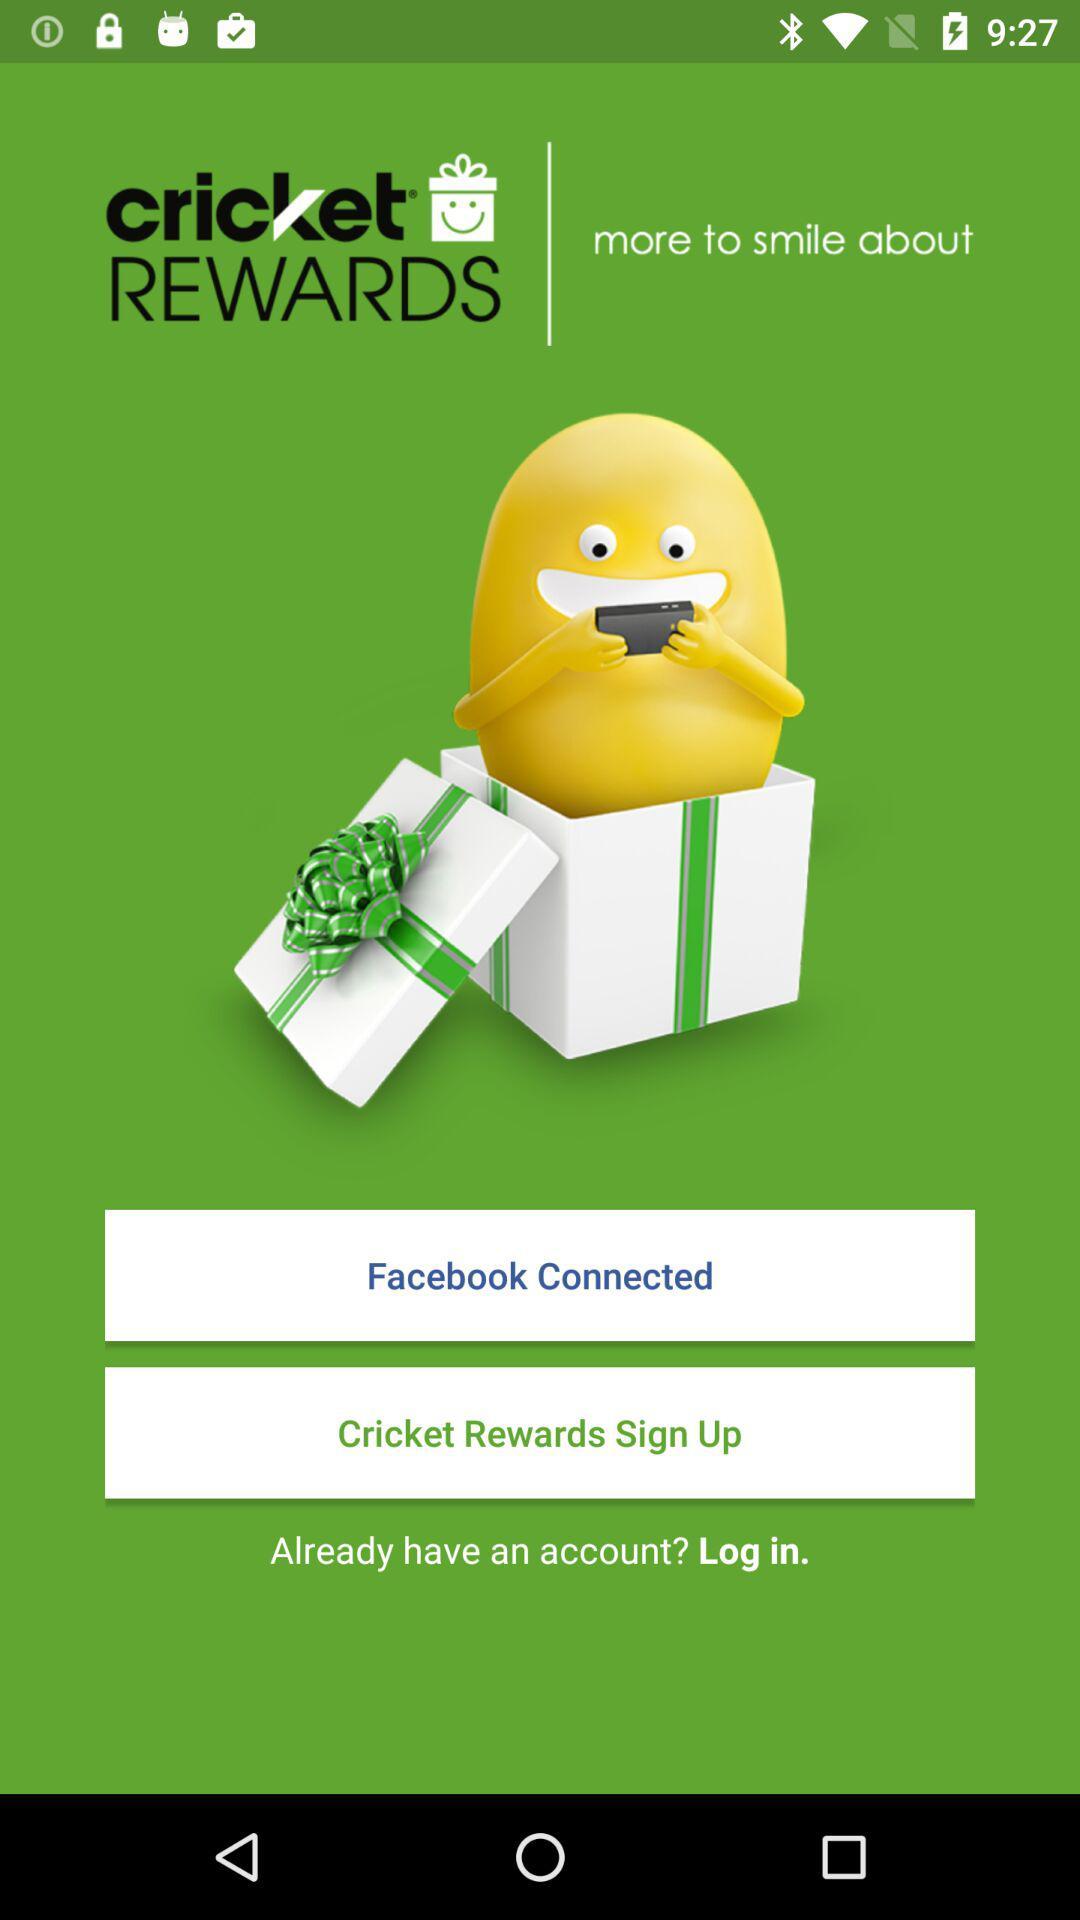  Describe the element at coordinates (540, 1548) in the screenshot. I see `the already have an` at that location.